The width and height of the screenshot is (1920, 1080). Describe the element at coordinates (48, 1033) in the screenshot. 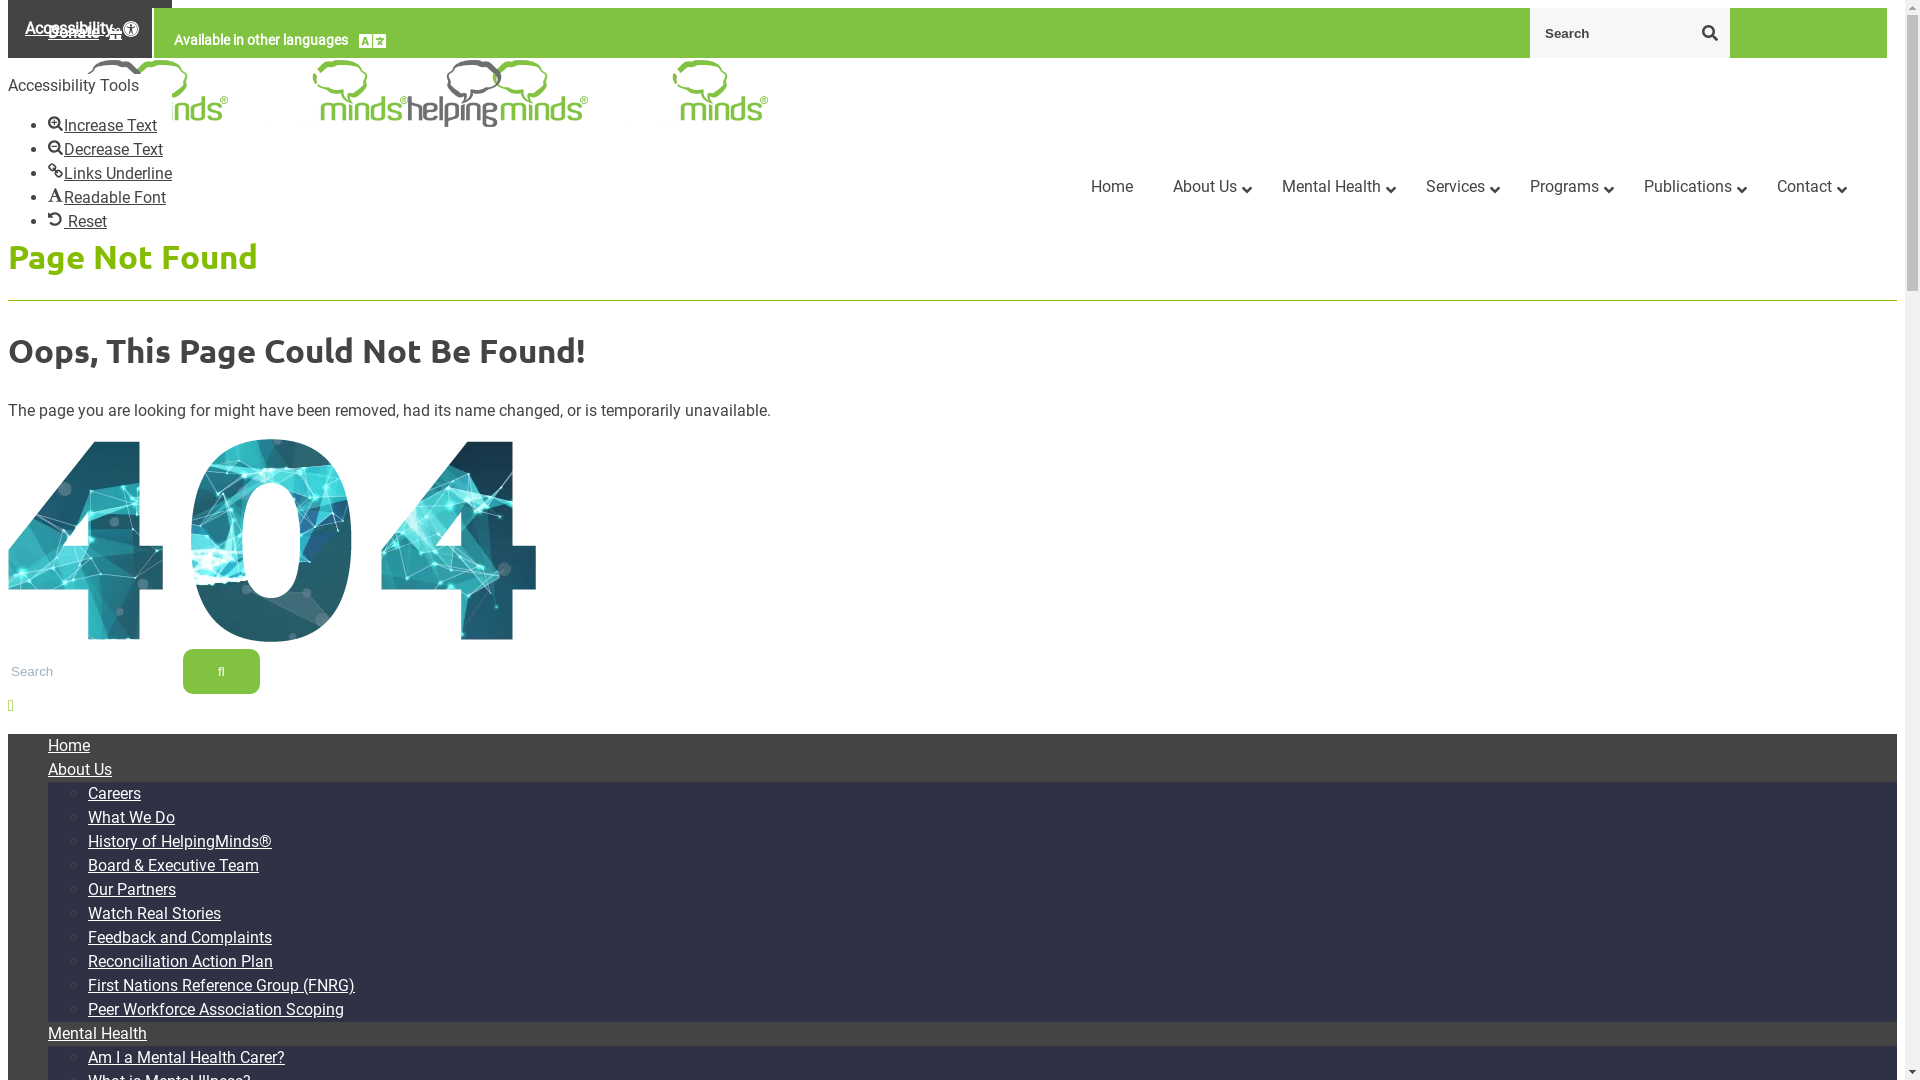

I see `'Mental Health'` at that location.